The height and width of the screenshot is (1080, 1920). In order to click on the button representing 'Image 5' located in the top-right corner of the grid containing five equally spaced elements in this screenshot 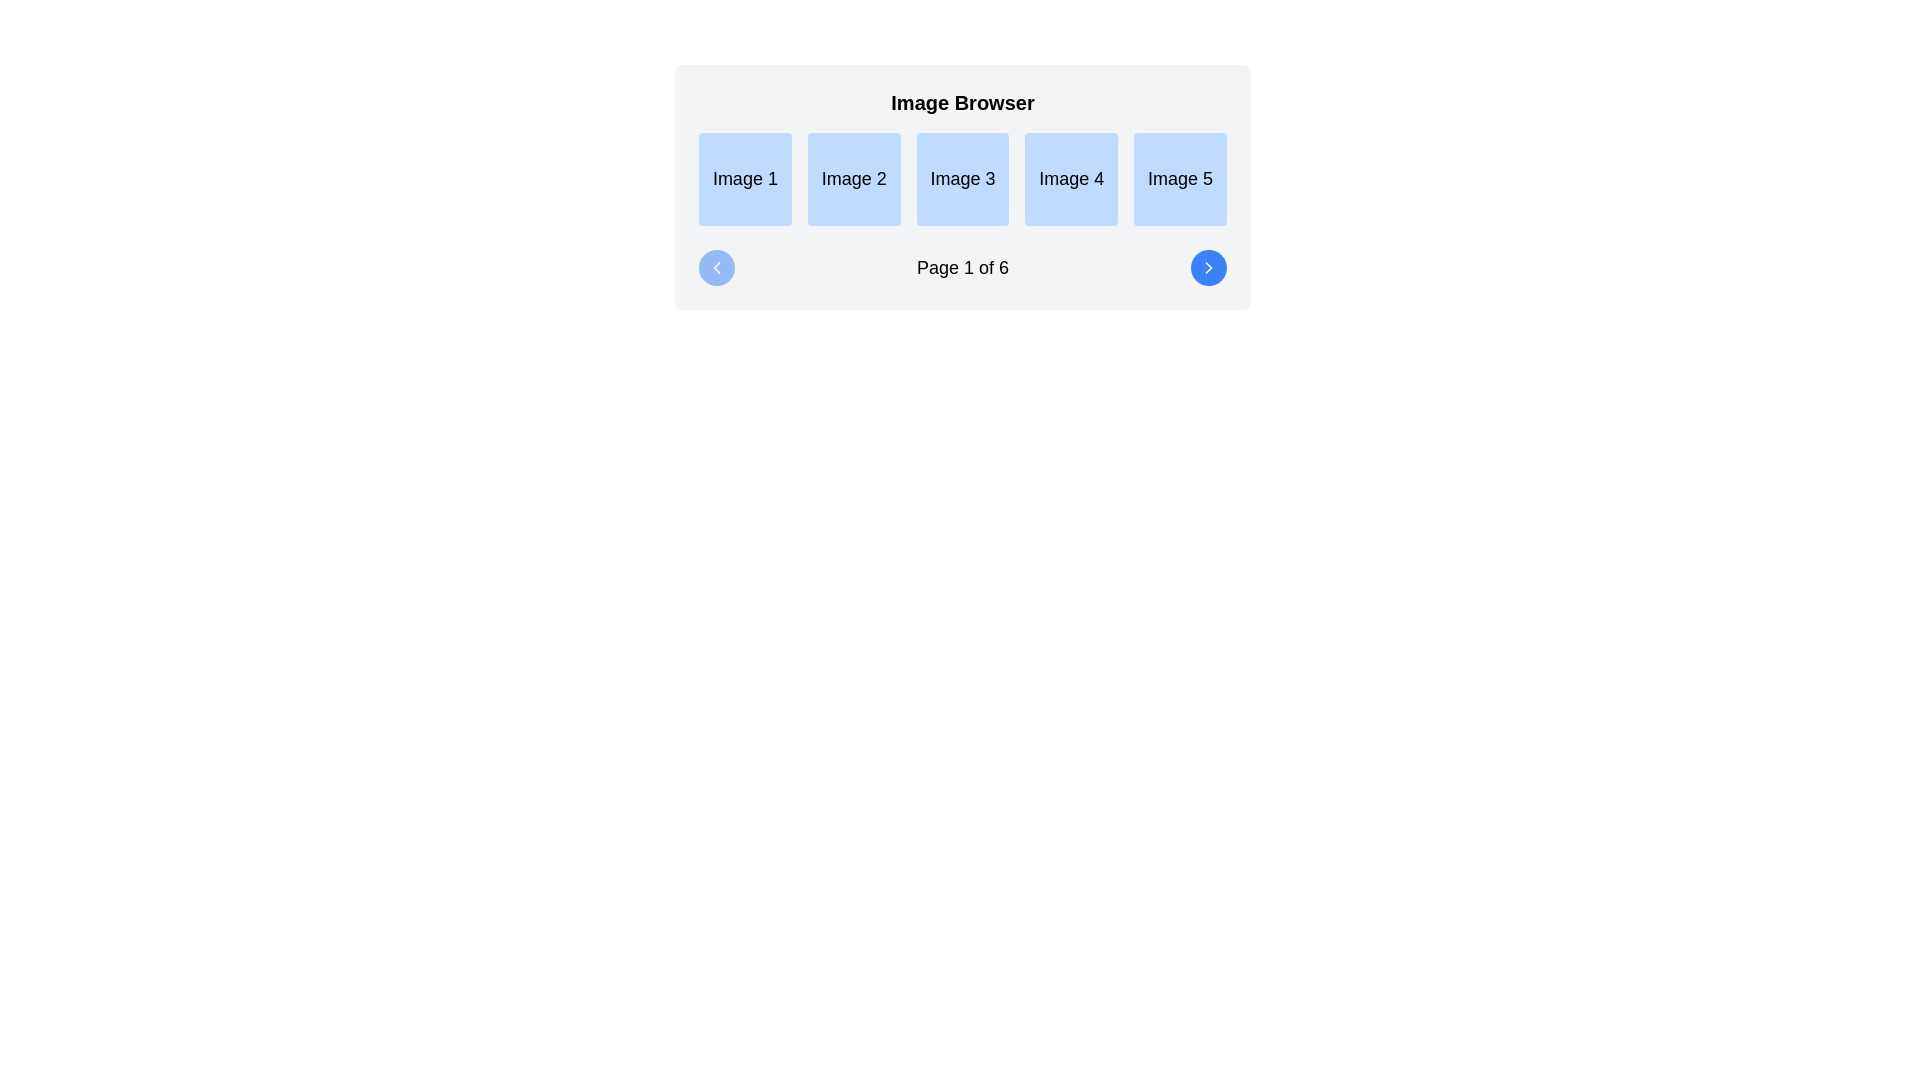, I will do `click(1180, 178)`.